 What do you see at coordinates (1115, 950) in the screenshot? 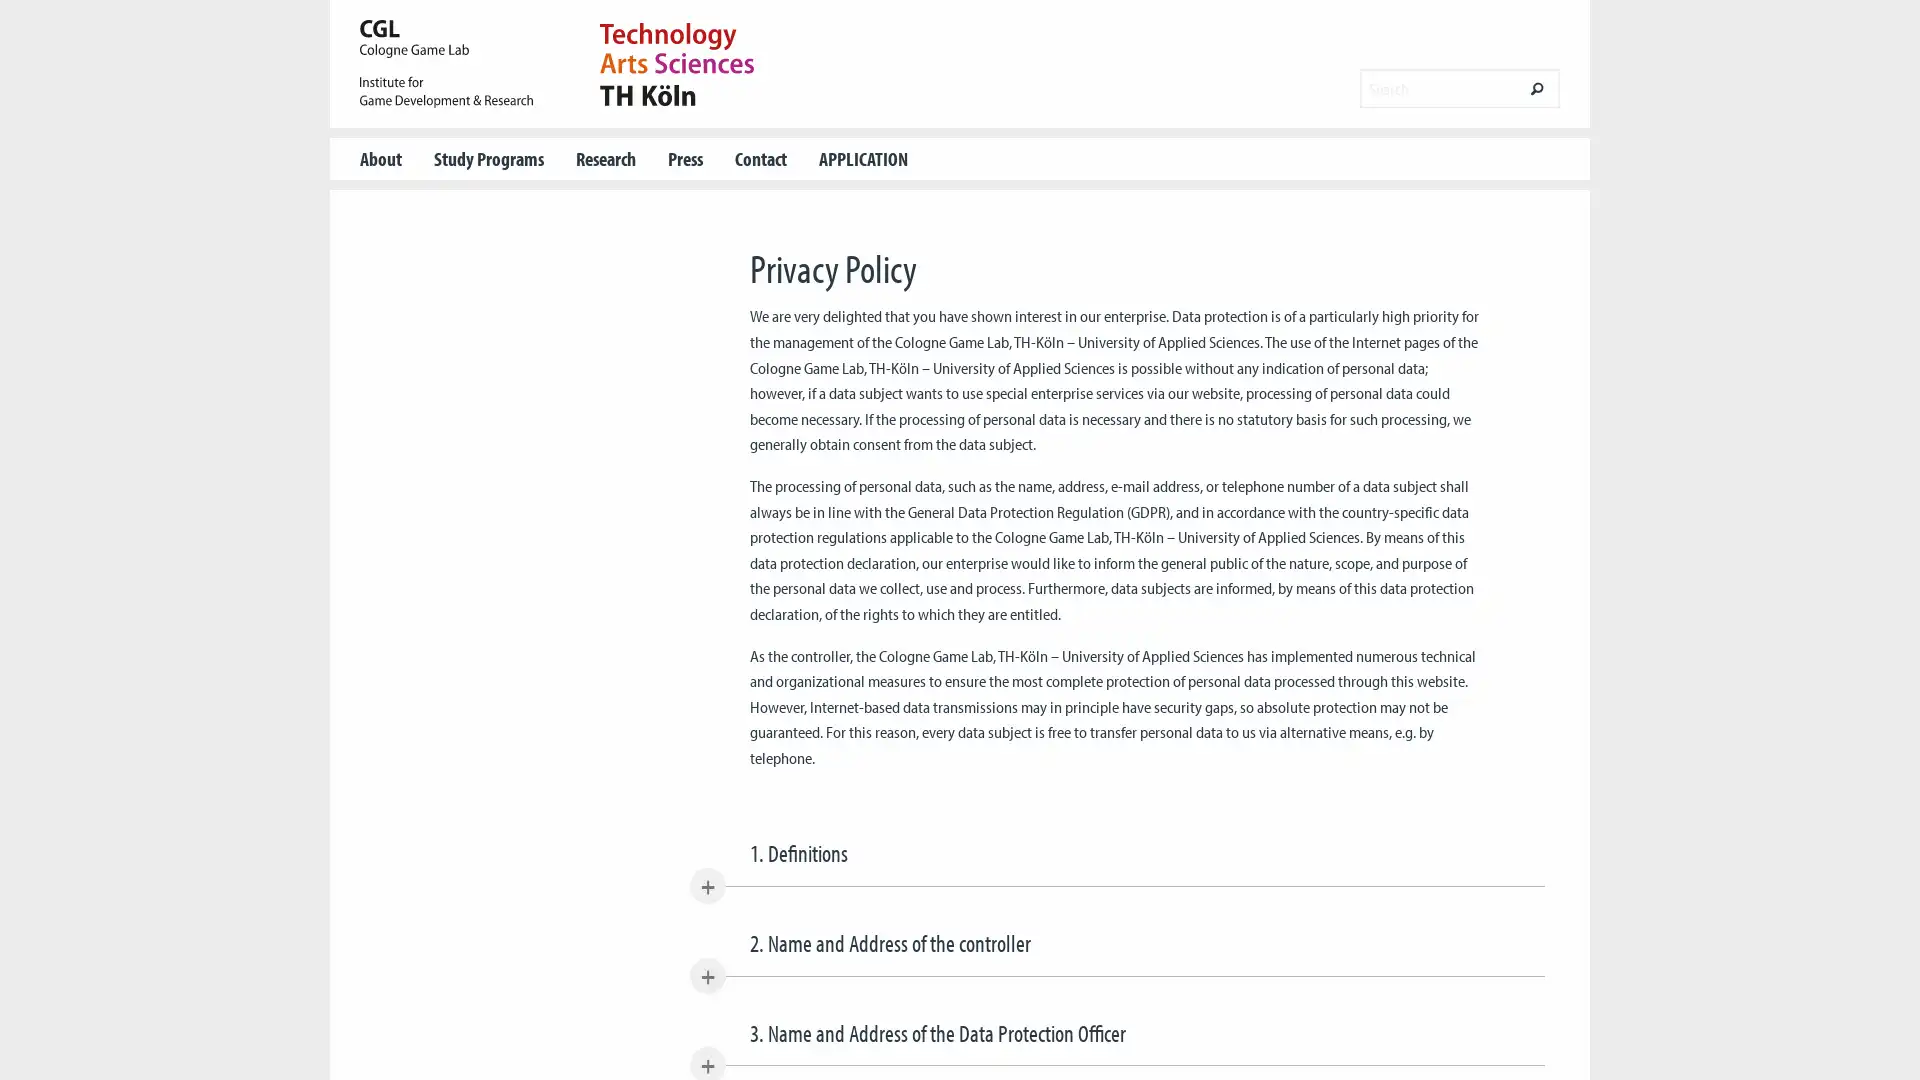
I see `2. Name and Address of the controller +` at bounding box center [1115, 950].